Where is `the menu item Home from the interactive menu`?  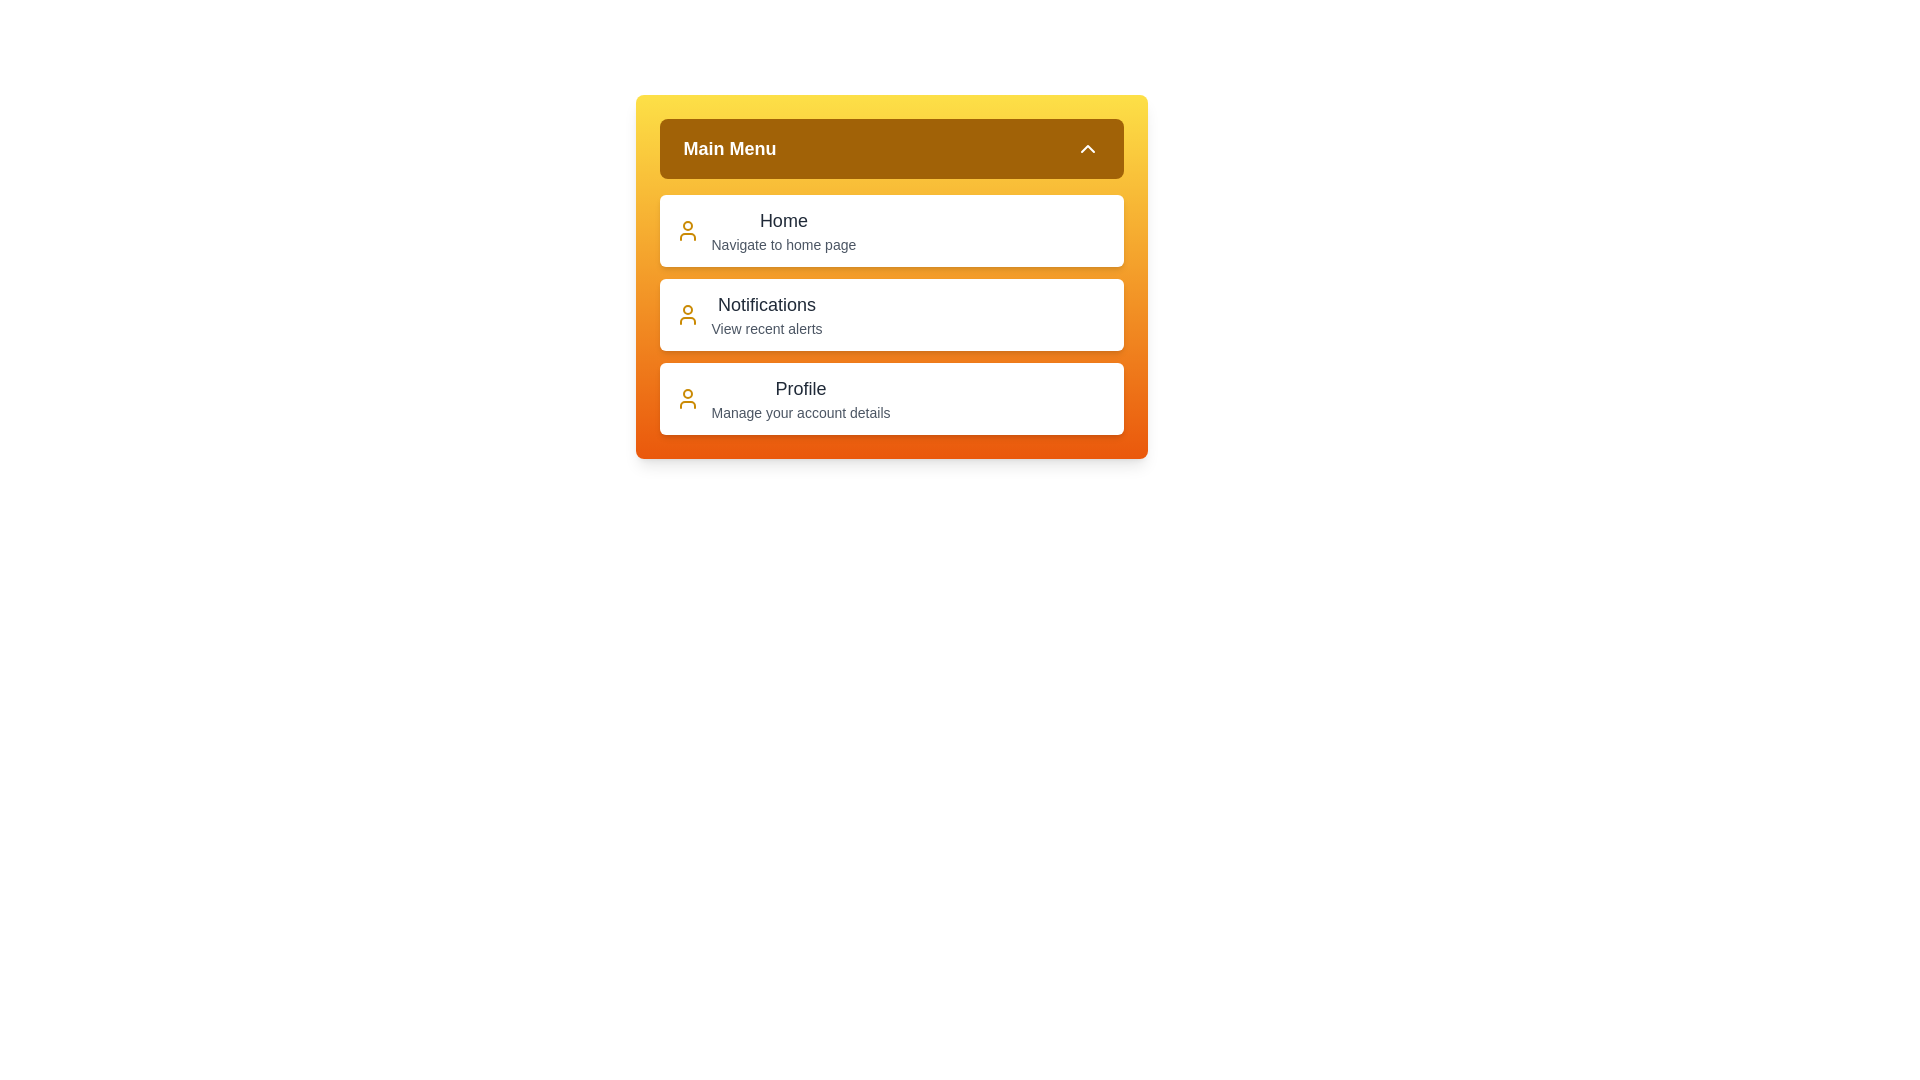
the menu item Home from the interactive menu is located at coordinates (890, 230).